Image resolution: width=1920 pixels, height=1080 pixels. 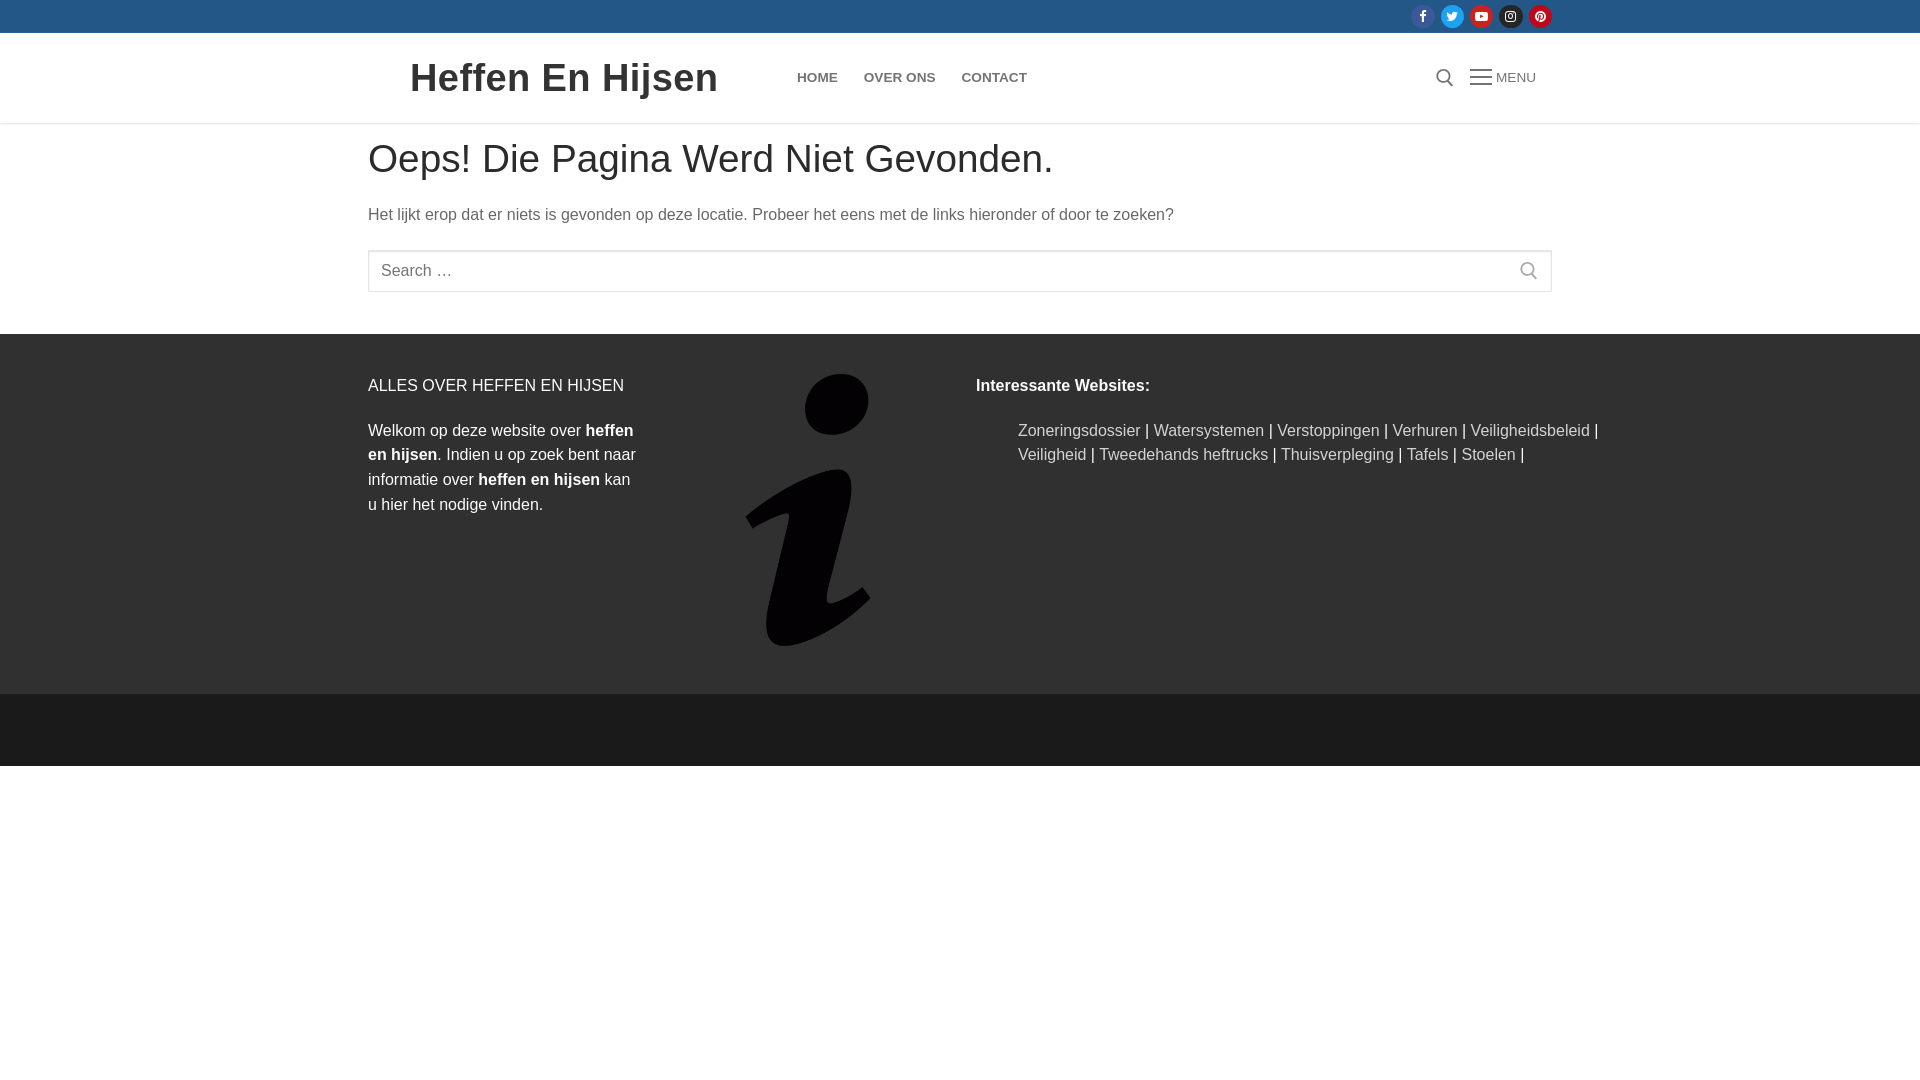 What do you see at coordinates (1078, 429) in the screenshot?
I see `'Zoneringsdossier'` at bounding box center [1078, 429].